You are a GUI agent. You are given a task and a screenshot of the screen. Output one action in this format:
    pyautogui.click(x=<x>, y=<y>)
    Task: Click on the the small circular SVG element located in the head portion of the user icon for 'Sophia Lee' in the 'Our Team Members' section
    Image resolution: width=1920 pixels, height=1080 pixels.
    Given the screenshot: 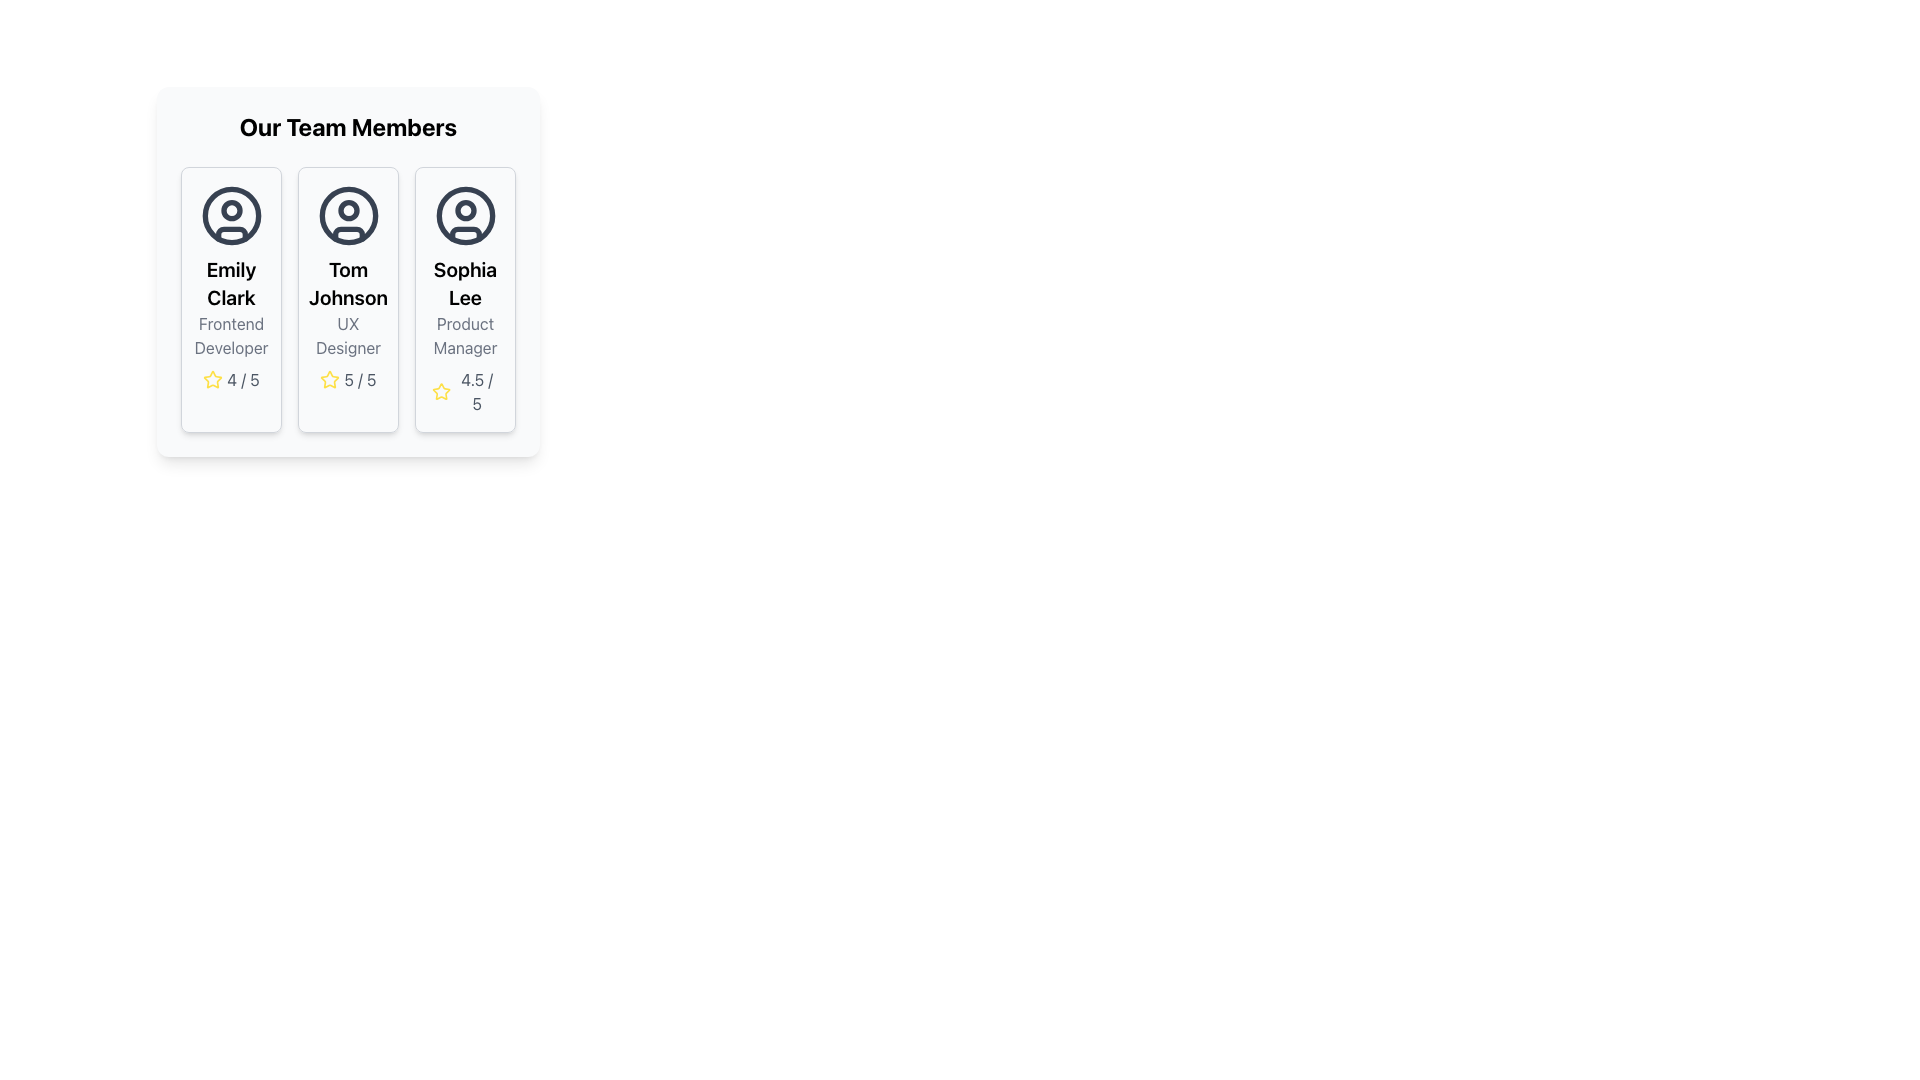 What is the action you would take?
    pyautogui.click(x=464, y=210)
    